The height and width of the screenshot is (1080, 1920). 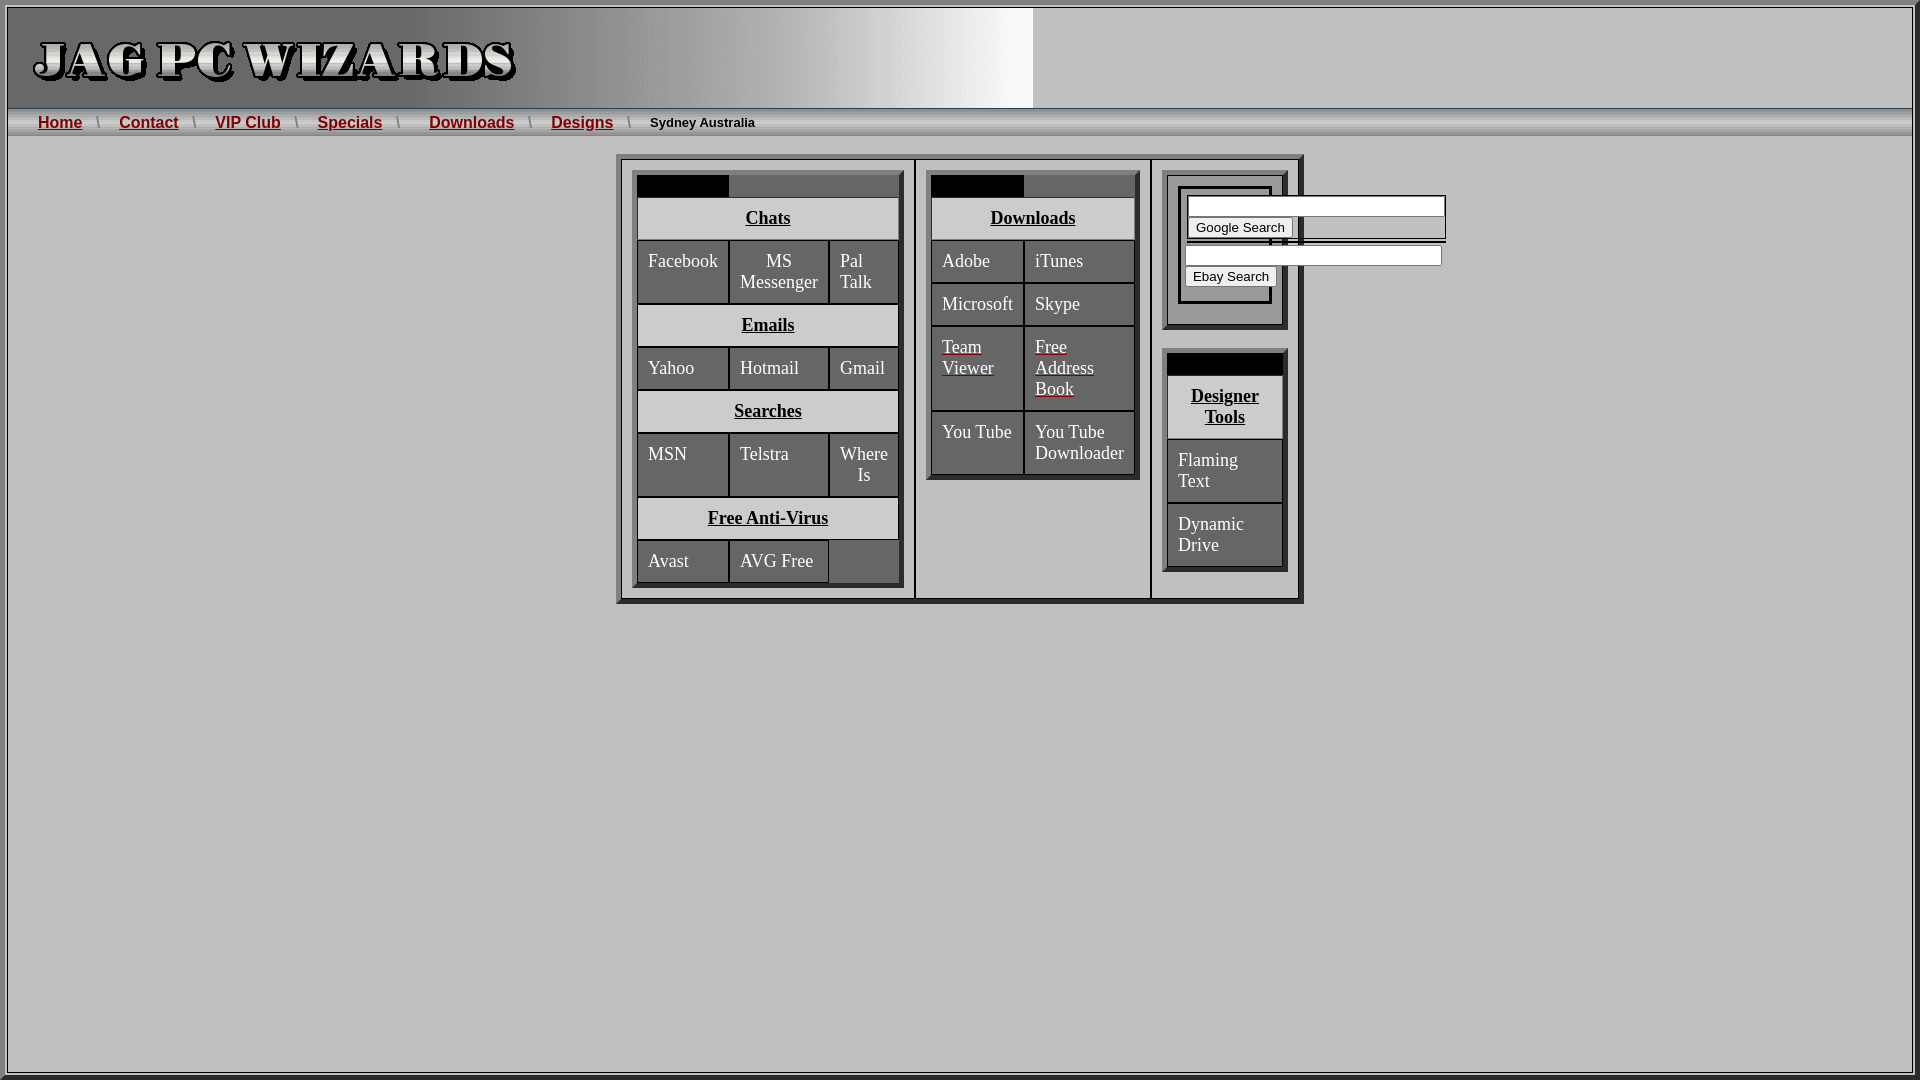 What do you see at coordinates (671, 368) in the screenshot?
I see `'Yahoo'` at bounding box center [671, 368].